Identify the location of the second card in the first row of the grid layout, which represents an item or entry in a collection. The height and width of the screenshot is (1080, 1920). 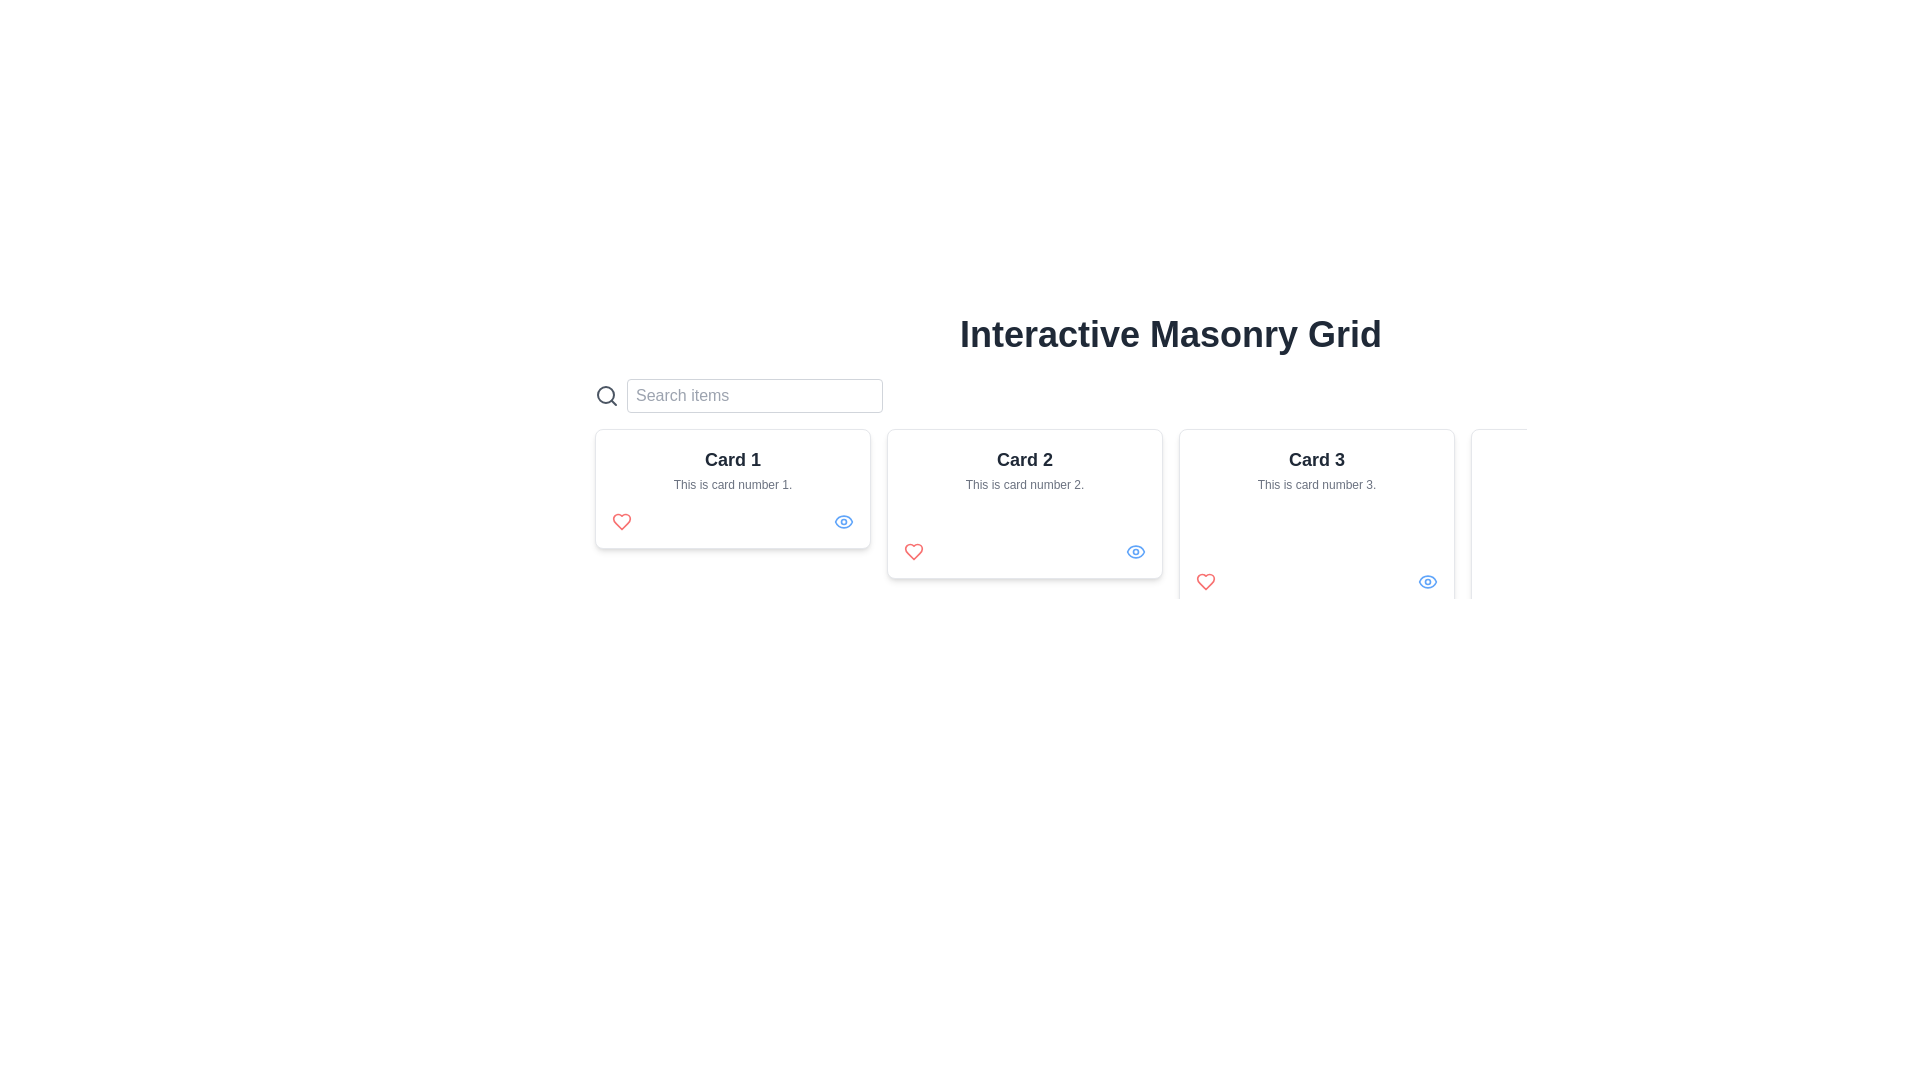
(1025, 503).